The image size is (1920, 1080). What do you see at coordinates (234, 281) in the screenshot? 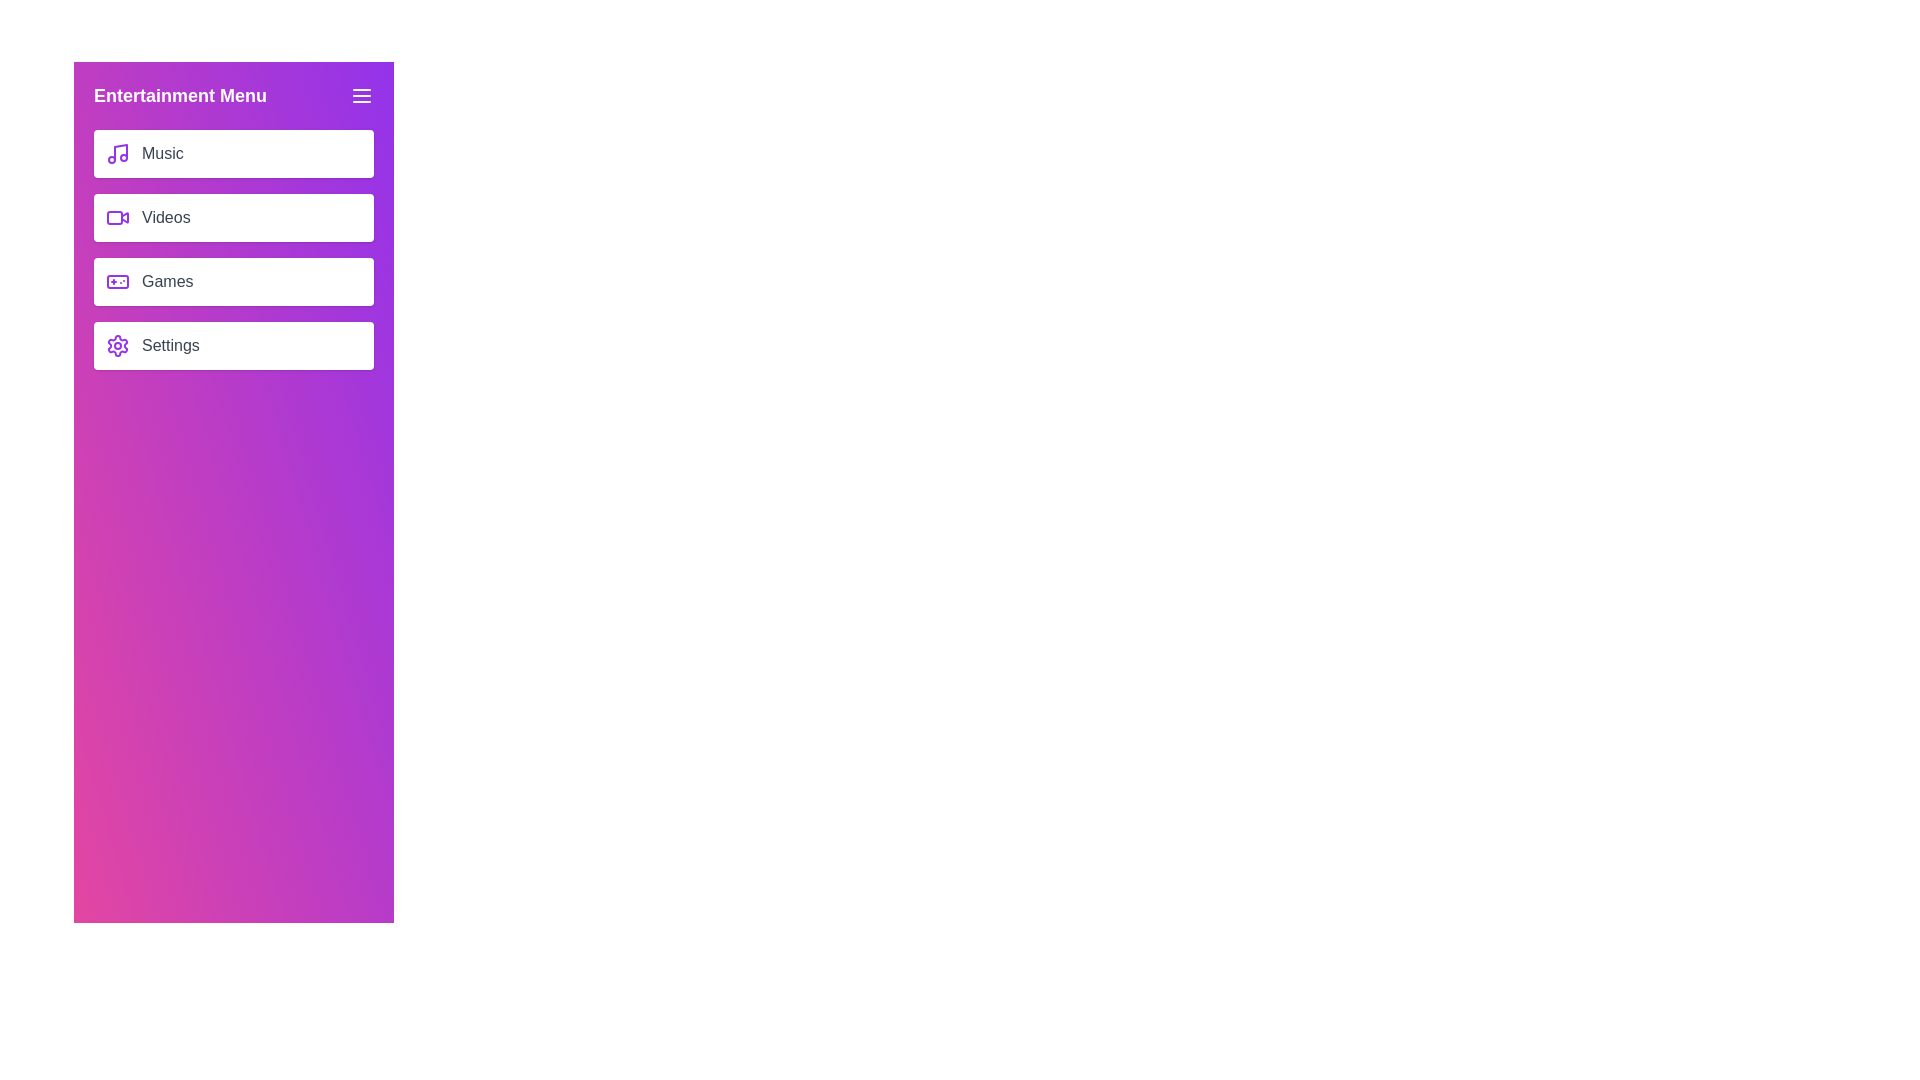
I see `the 'Games' button to select it` at bounding box center [234, 281].